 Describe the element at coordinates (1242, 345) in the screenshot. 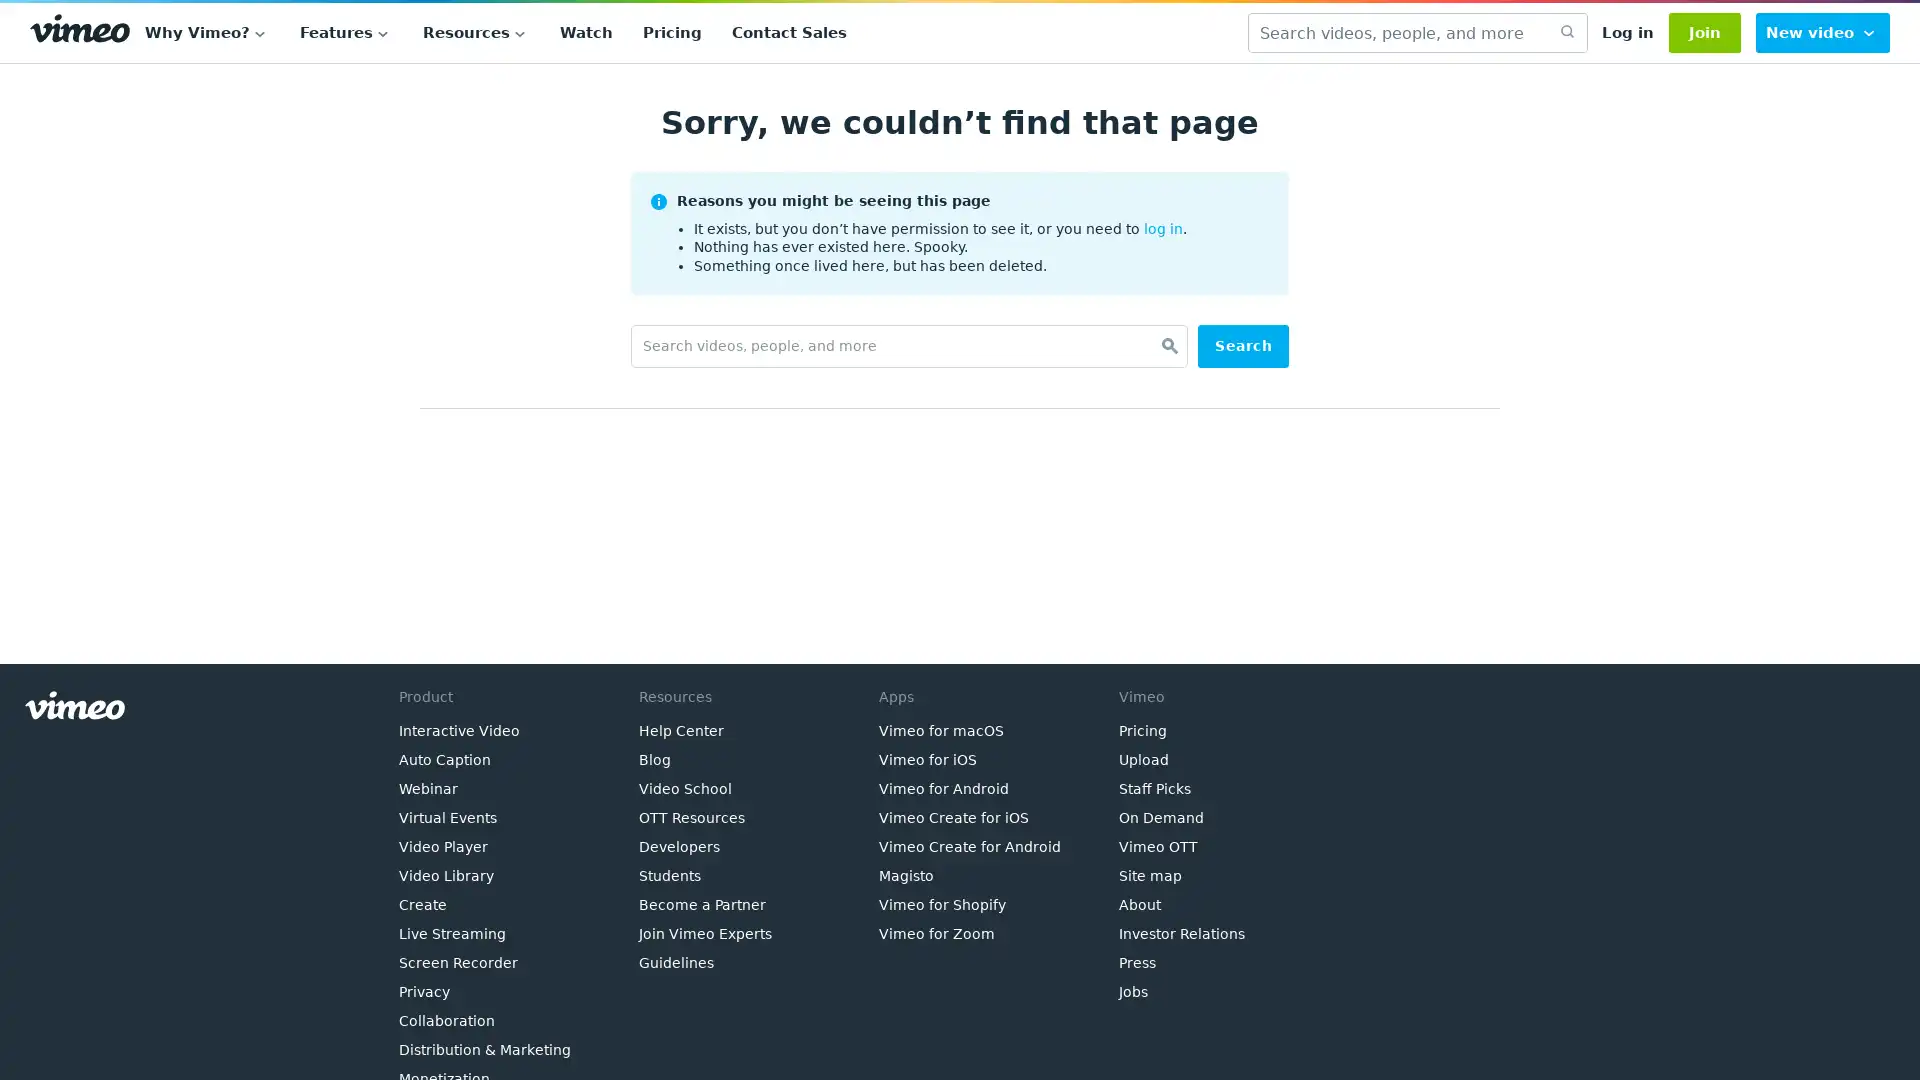

I see `Search` at that location.